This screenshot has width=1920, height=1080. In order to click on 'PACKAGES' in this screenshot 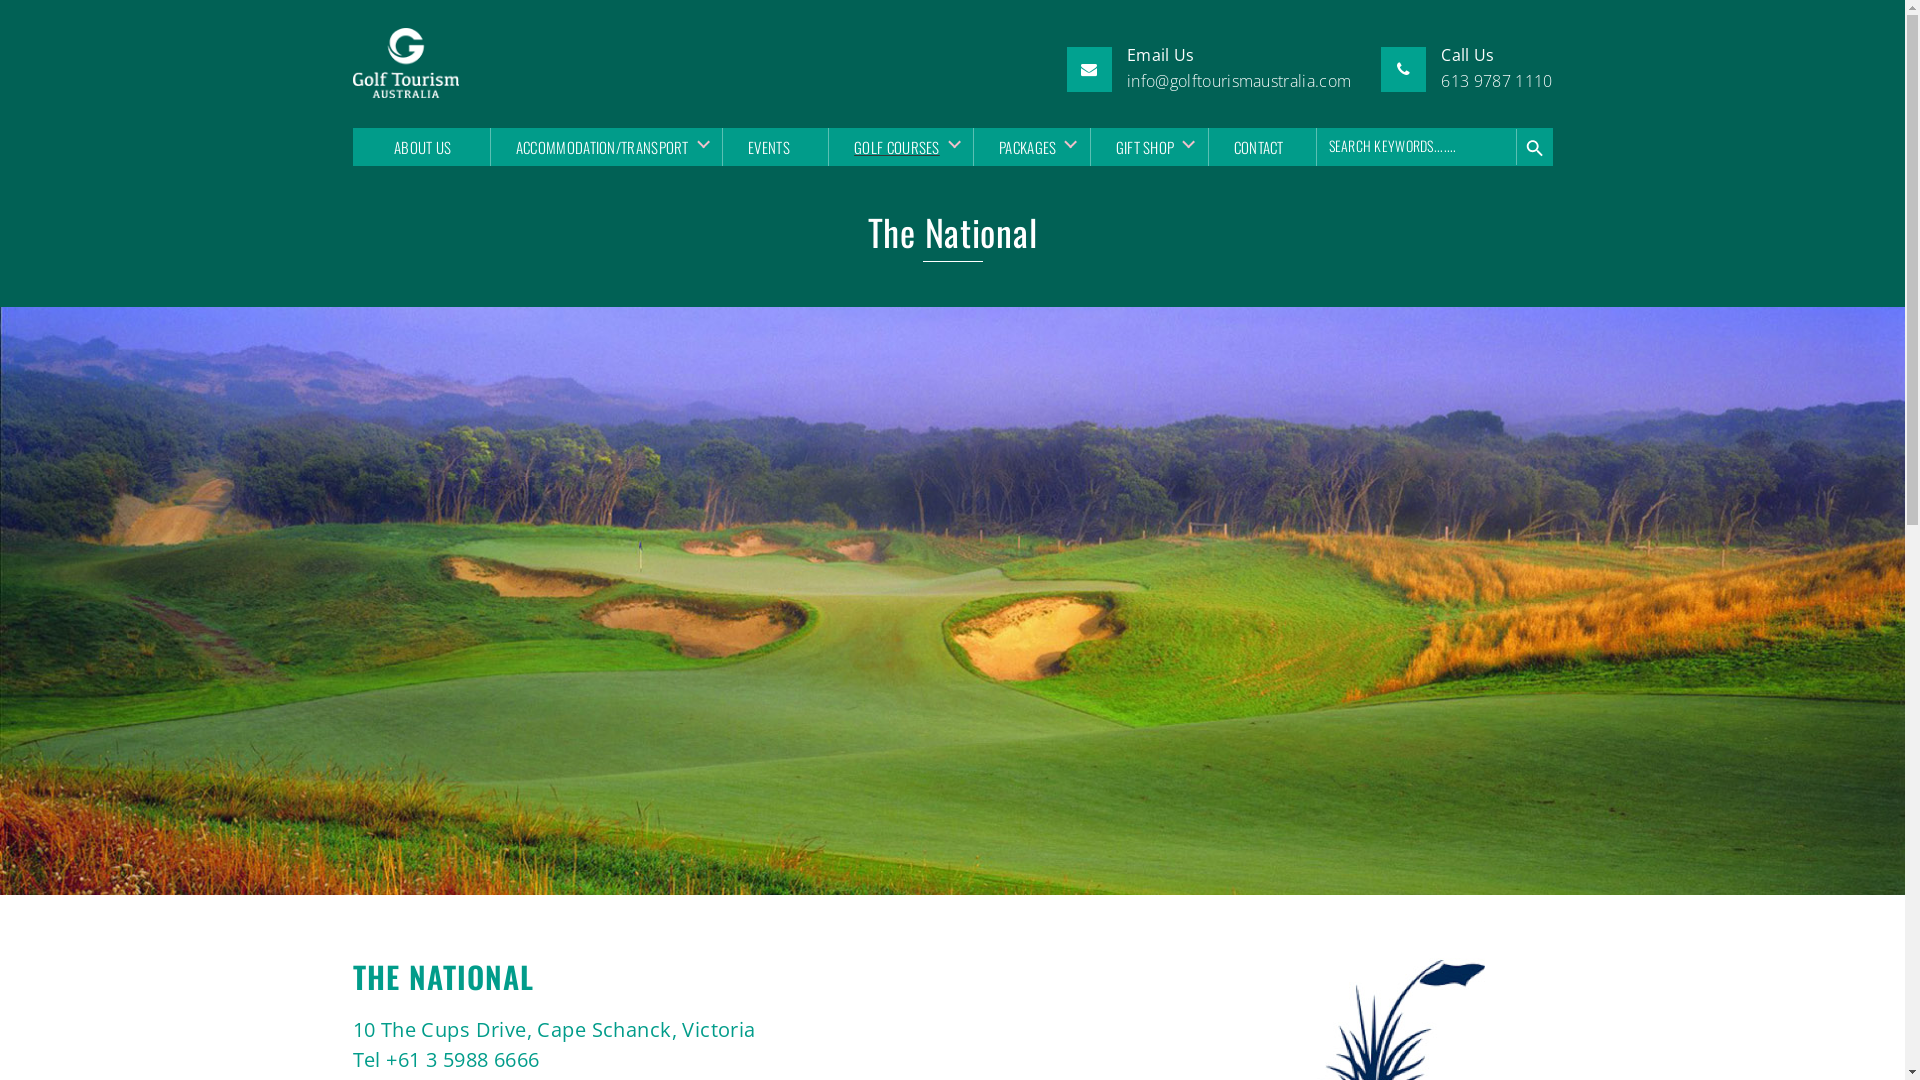, I will do `click(973, 145)`.